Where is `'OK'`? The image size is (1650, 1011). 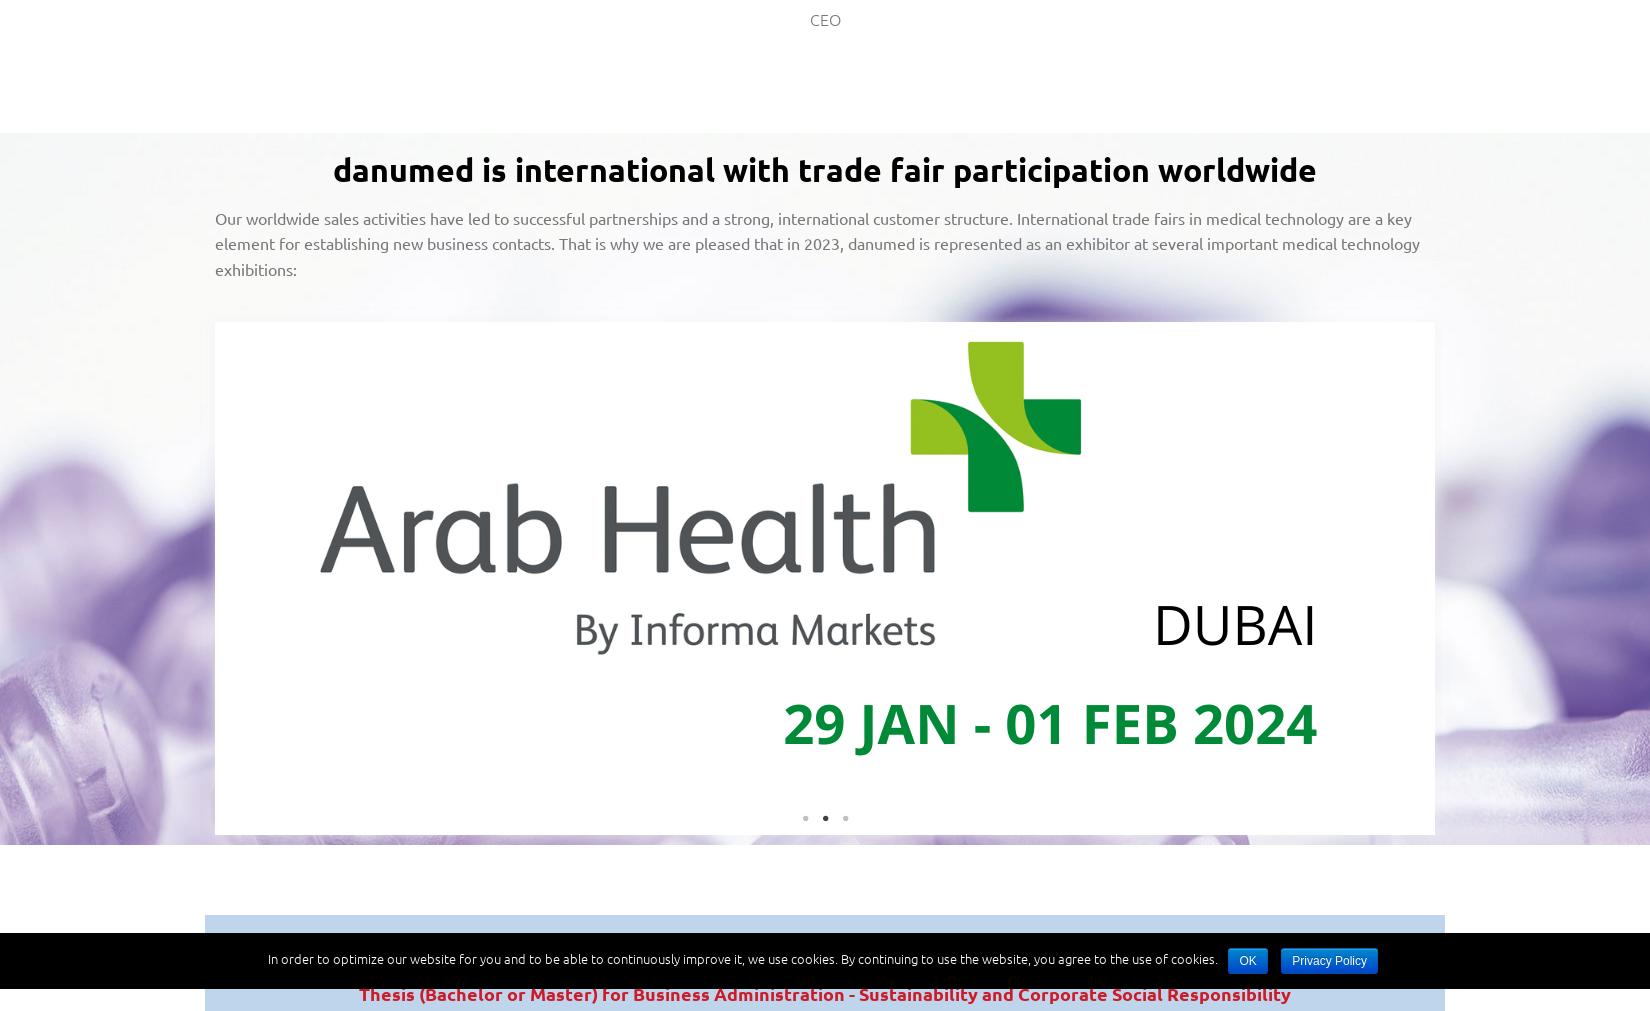 'OK' is located at coordinates (1238, 960).